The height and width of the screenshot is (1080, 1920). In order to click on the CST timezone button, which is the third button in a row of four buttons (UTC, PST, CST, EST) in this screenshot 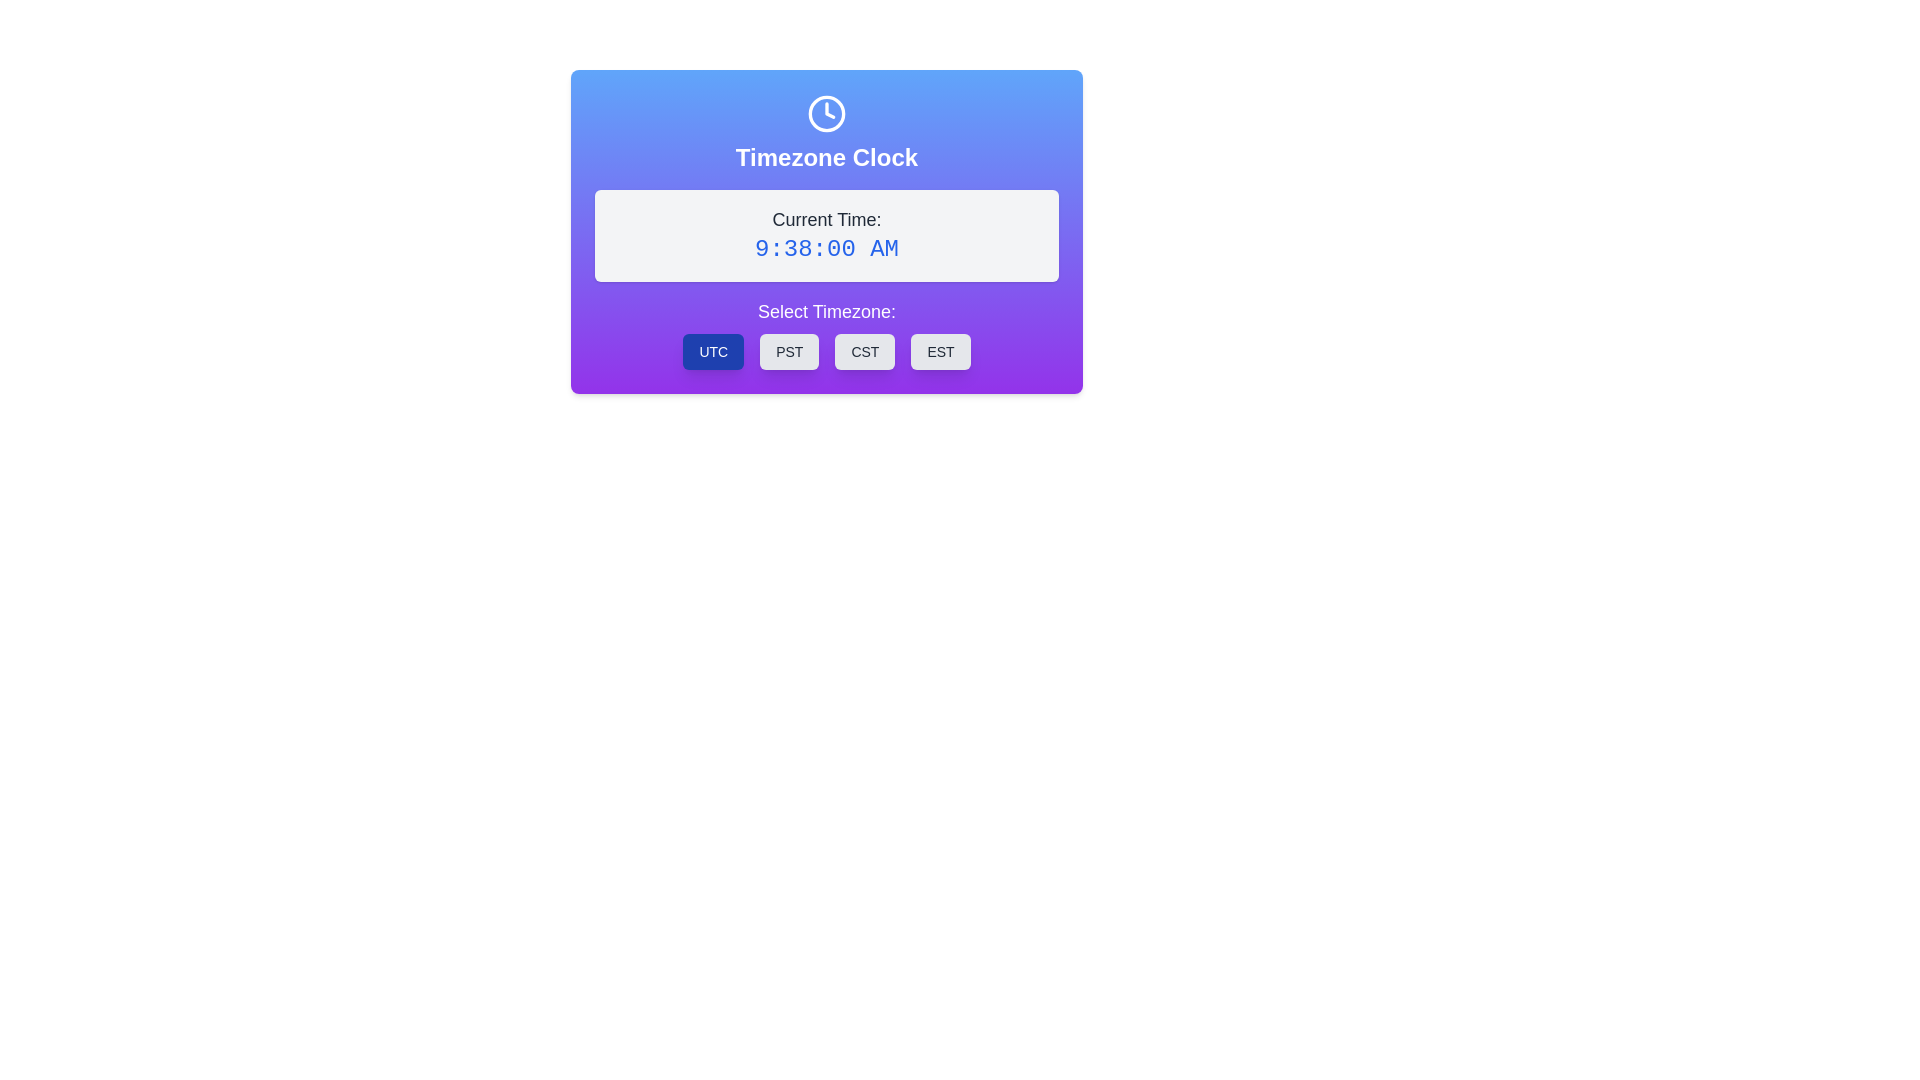, I will do `click(865, 350)`.